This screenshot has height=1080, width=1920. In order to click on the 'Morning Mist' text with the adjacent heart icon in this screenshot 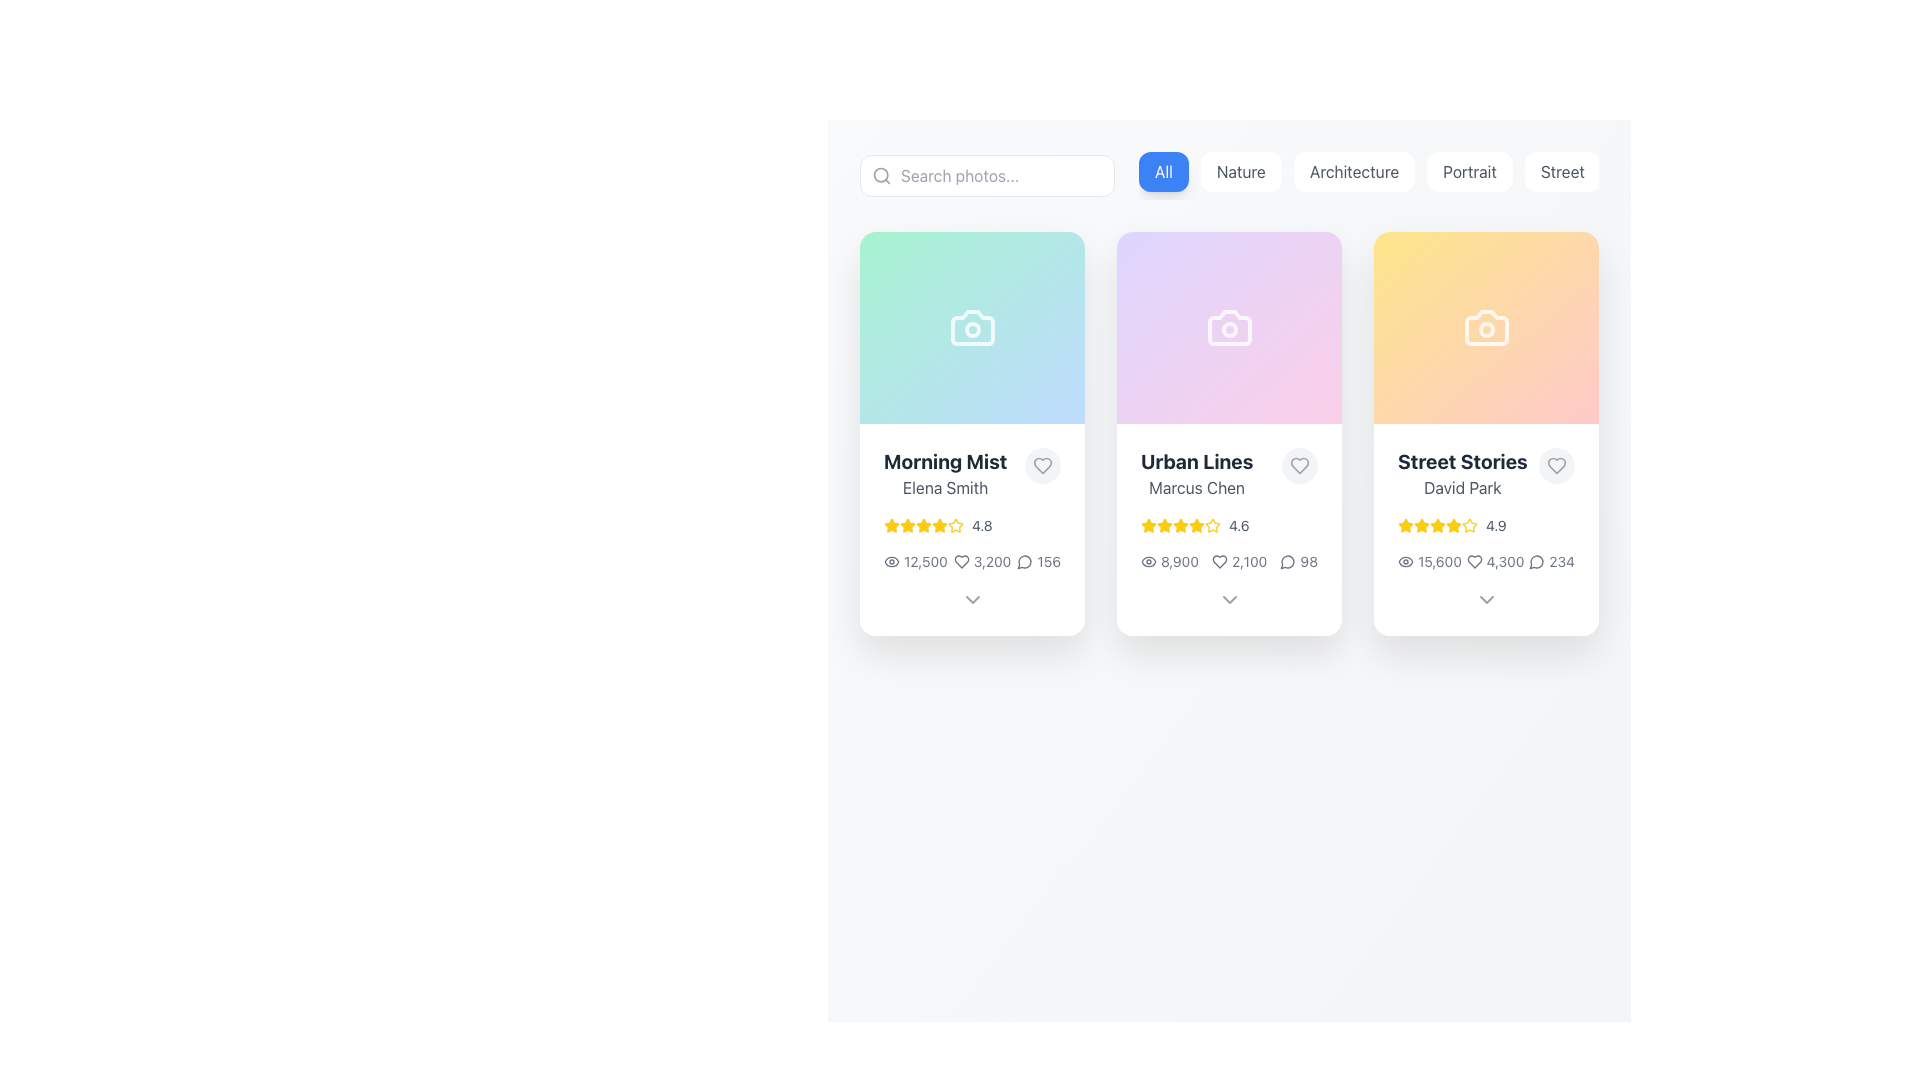, I will do `click(972, 474)`.